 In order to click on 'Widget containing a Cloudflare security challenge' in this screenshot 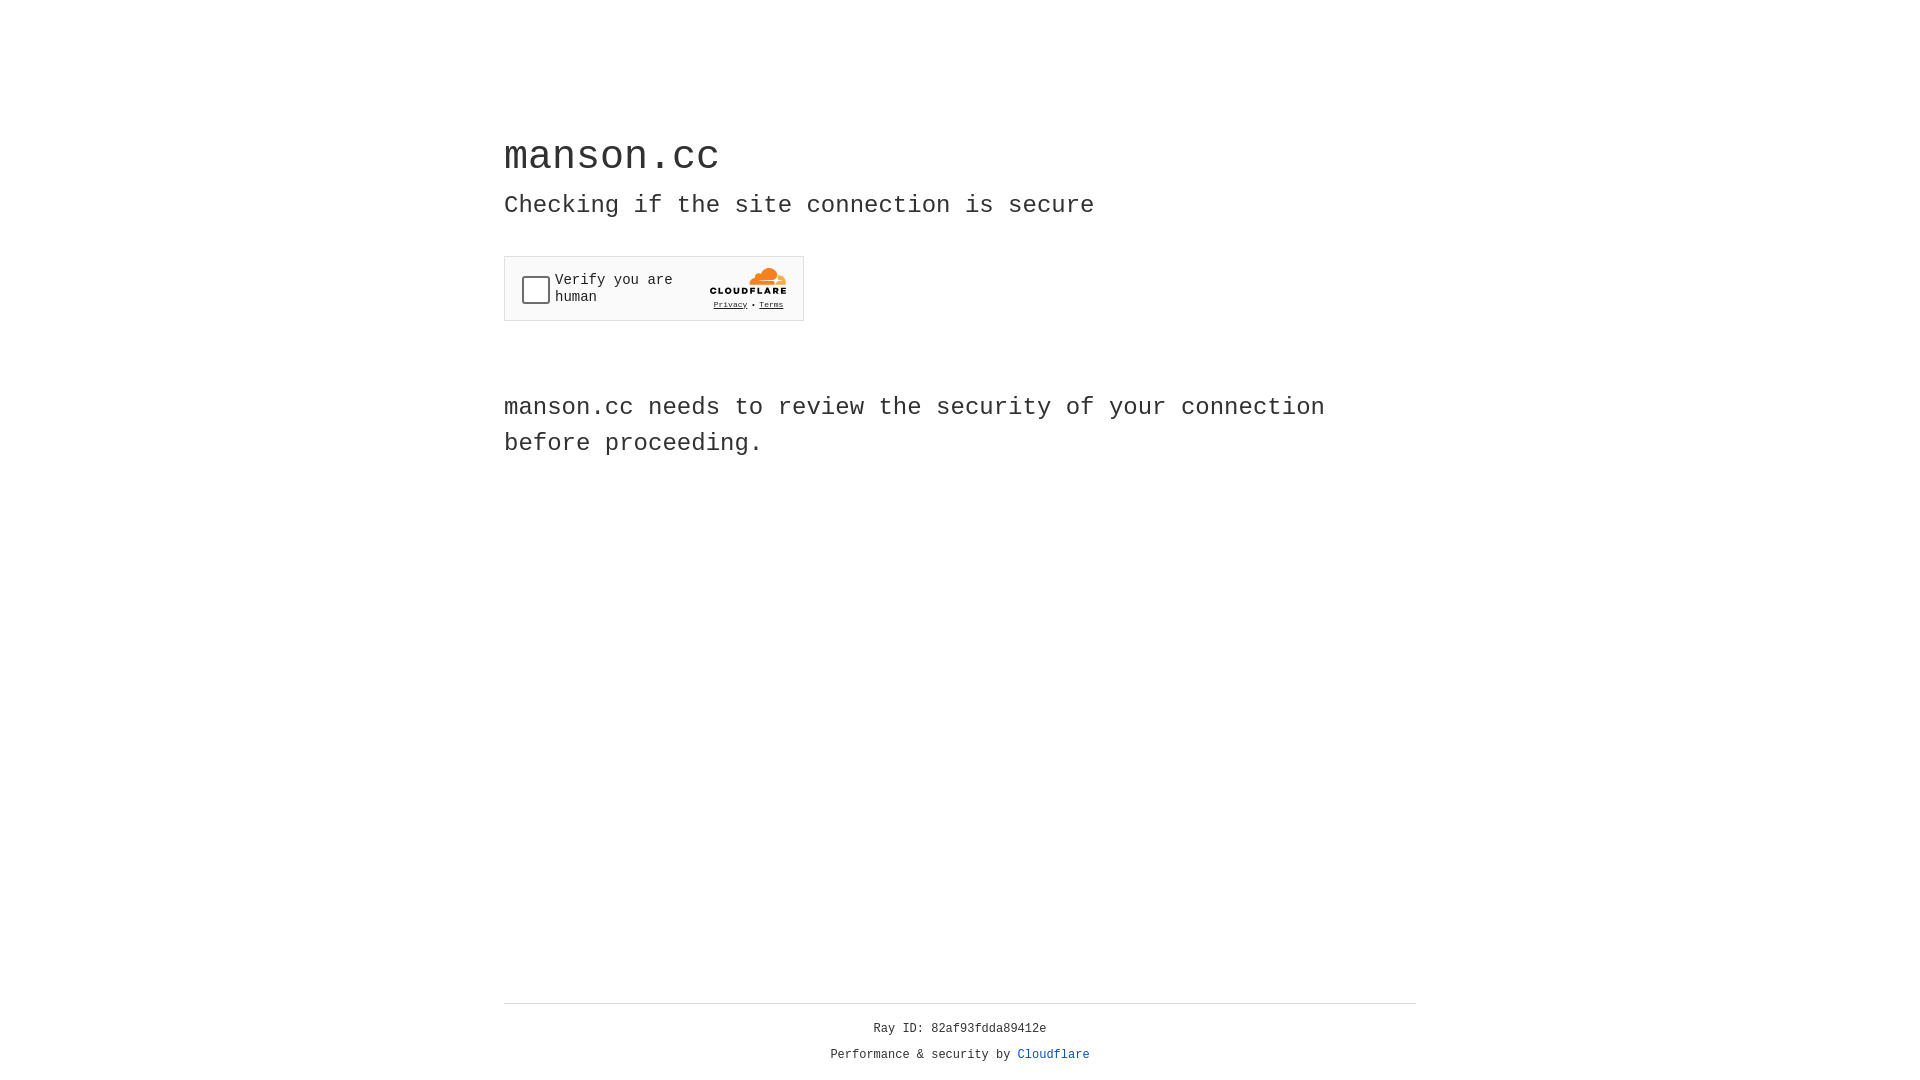, I will do `click(653, 288)`.